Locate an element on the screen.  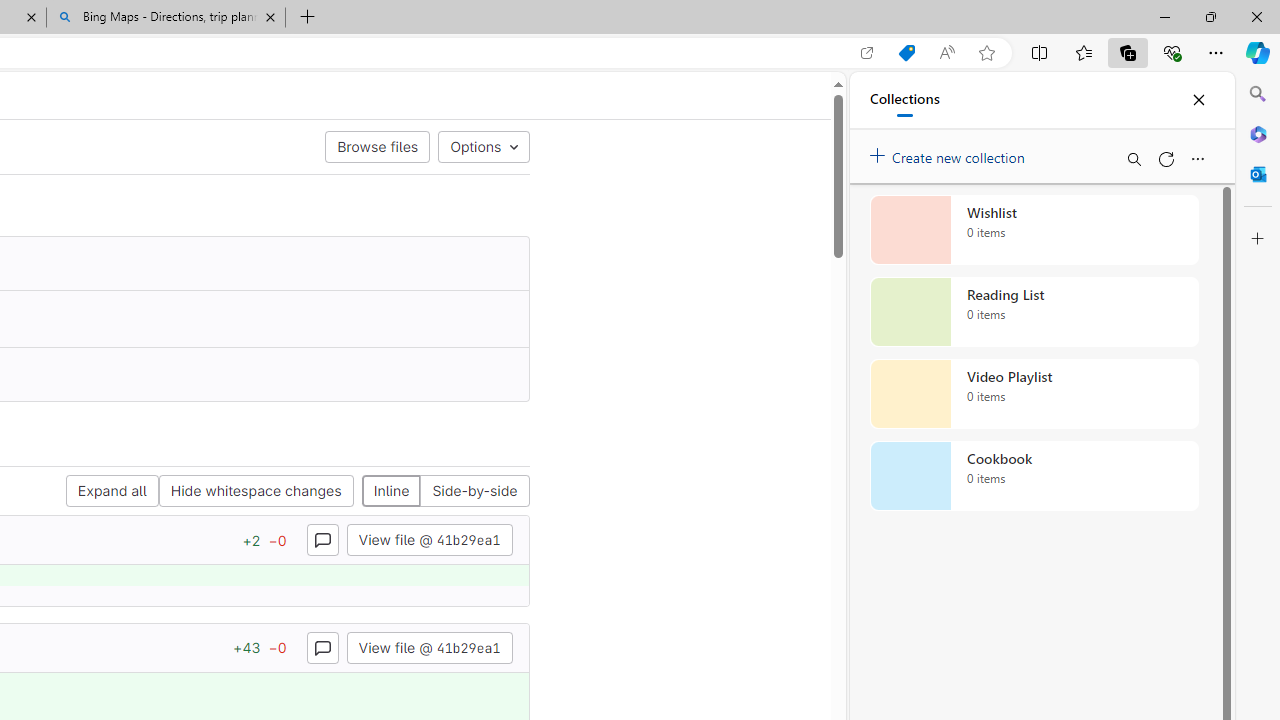
'Inline' is located at coordinates (391, 491).